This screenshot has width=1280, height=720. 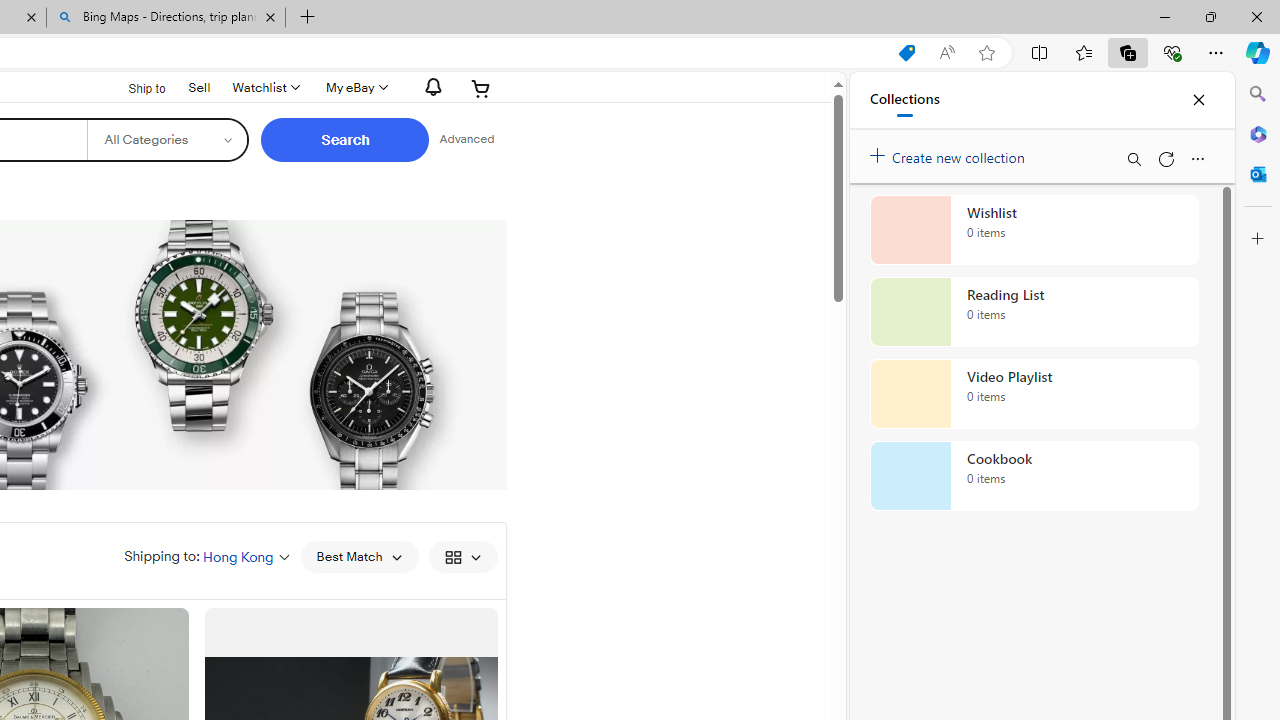 What do you see at coordinates (1034, 475) in the screenshot?
I see `'Cookbook collection, 0 items'` at bounding box center [1034, 475].